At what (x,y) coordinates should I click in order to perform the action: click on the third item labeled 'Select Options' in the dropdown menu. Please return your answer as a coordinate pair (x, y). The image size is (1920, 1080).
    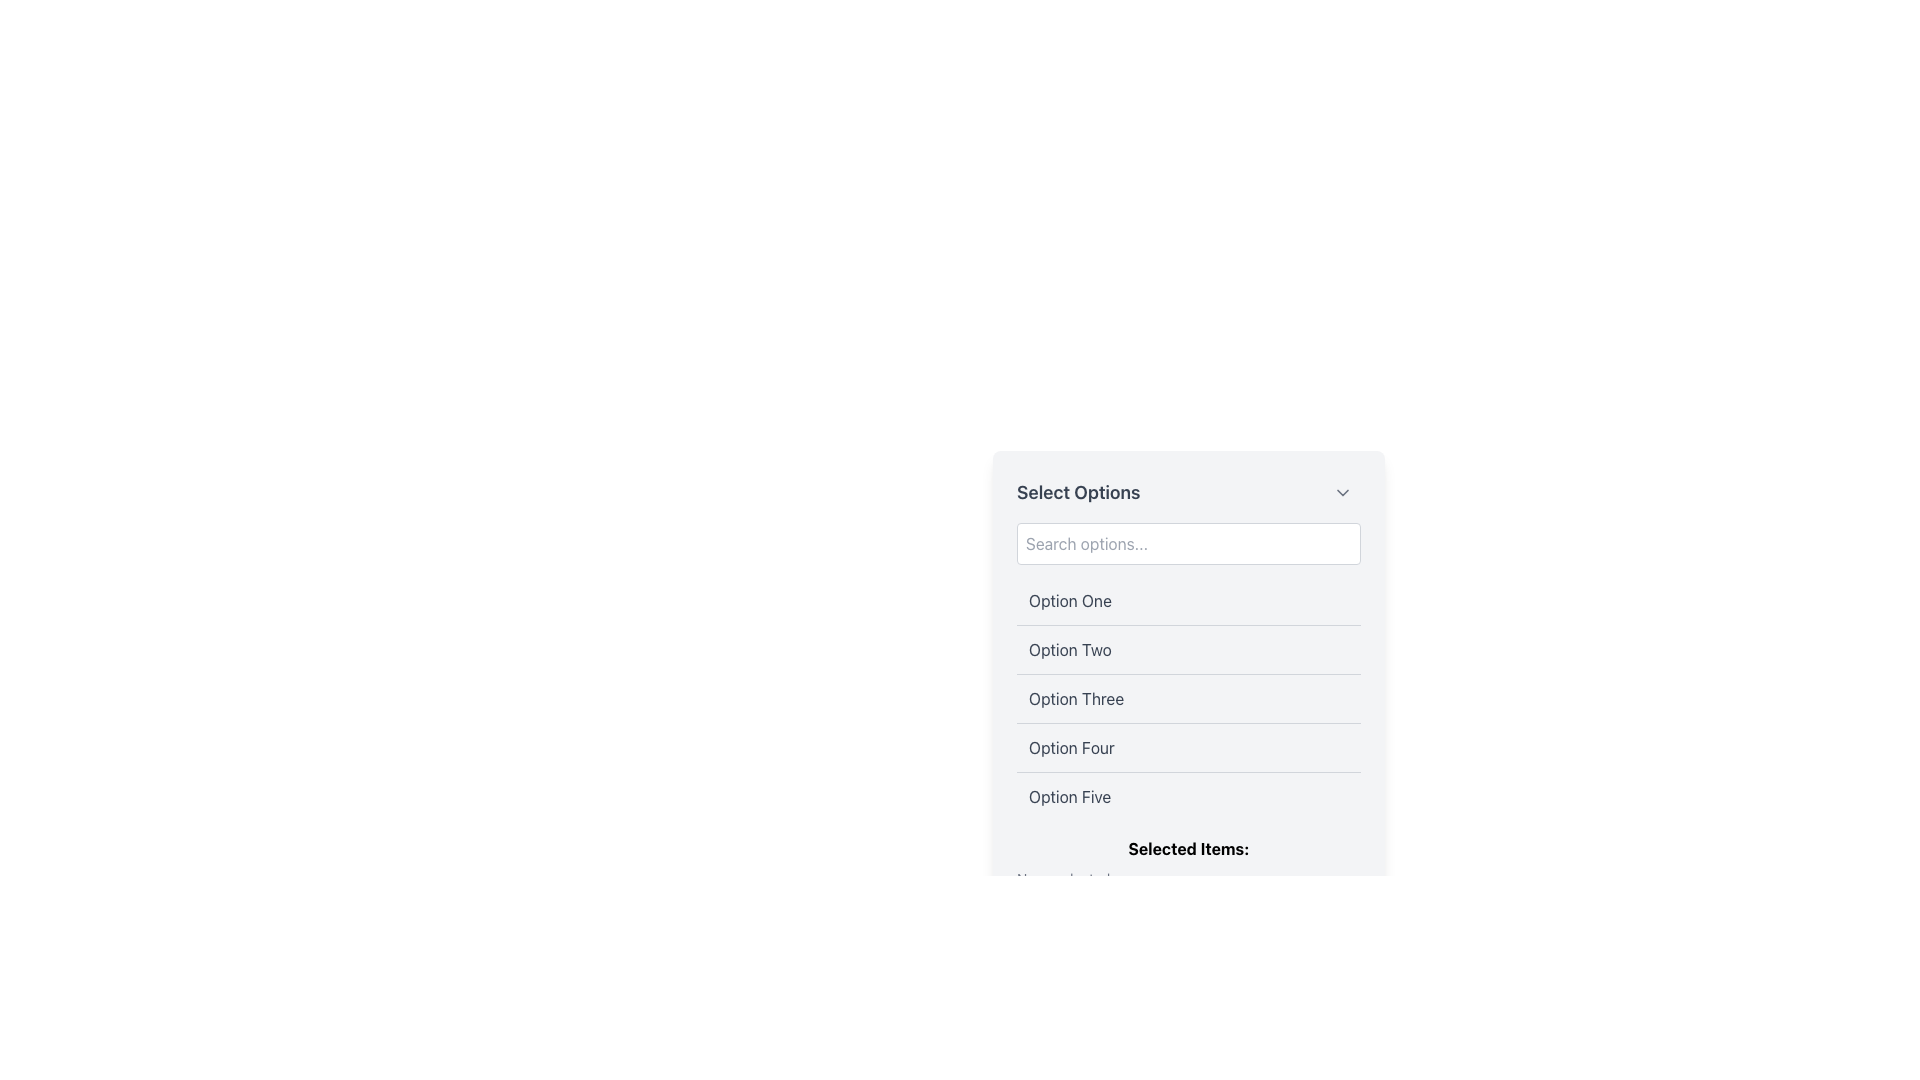
    Looking at the image, I should click on (1075, 697).